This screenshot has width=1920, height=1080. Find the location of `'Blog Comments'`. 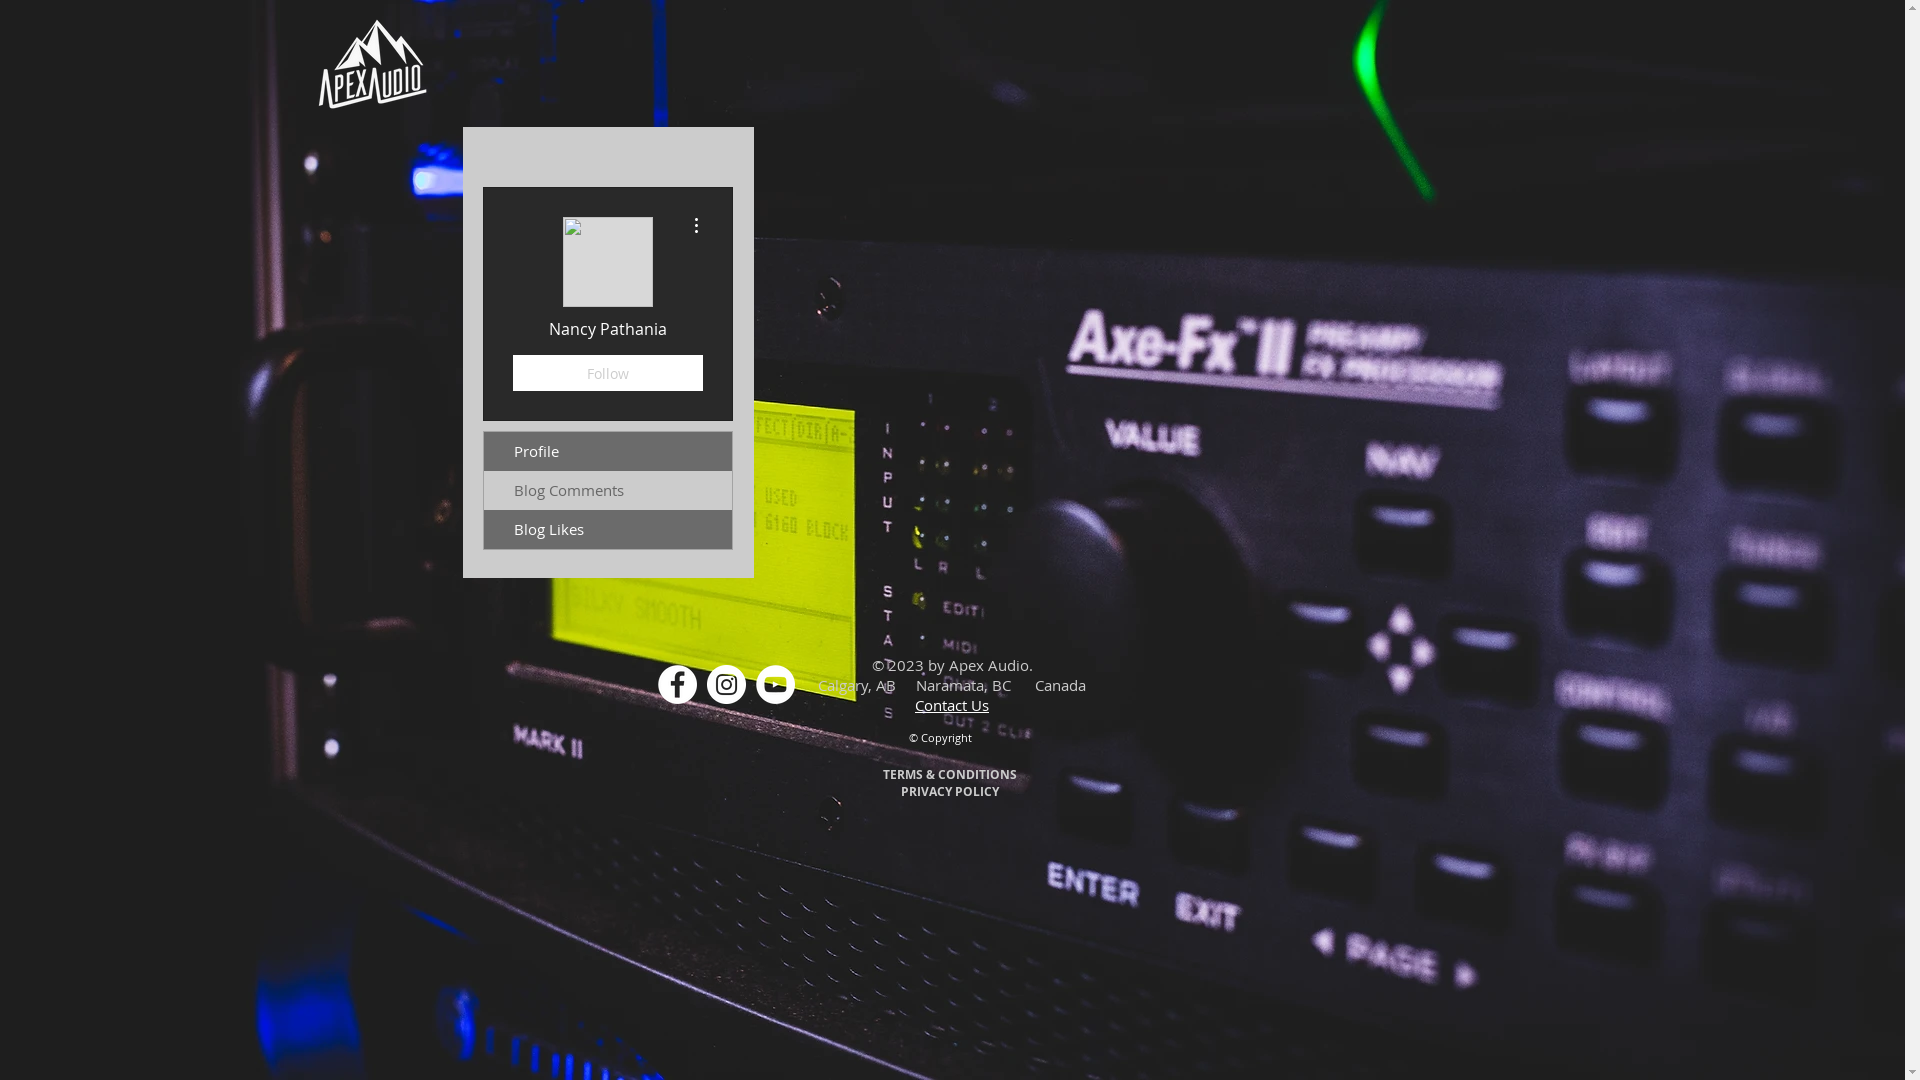

'Blog Comments' is located at coordinates (607, 490).